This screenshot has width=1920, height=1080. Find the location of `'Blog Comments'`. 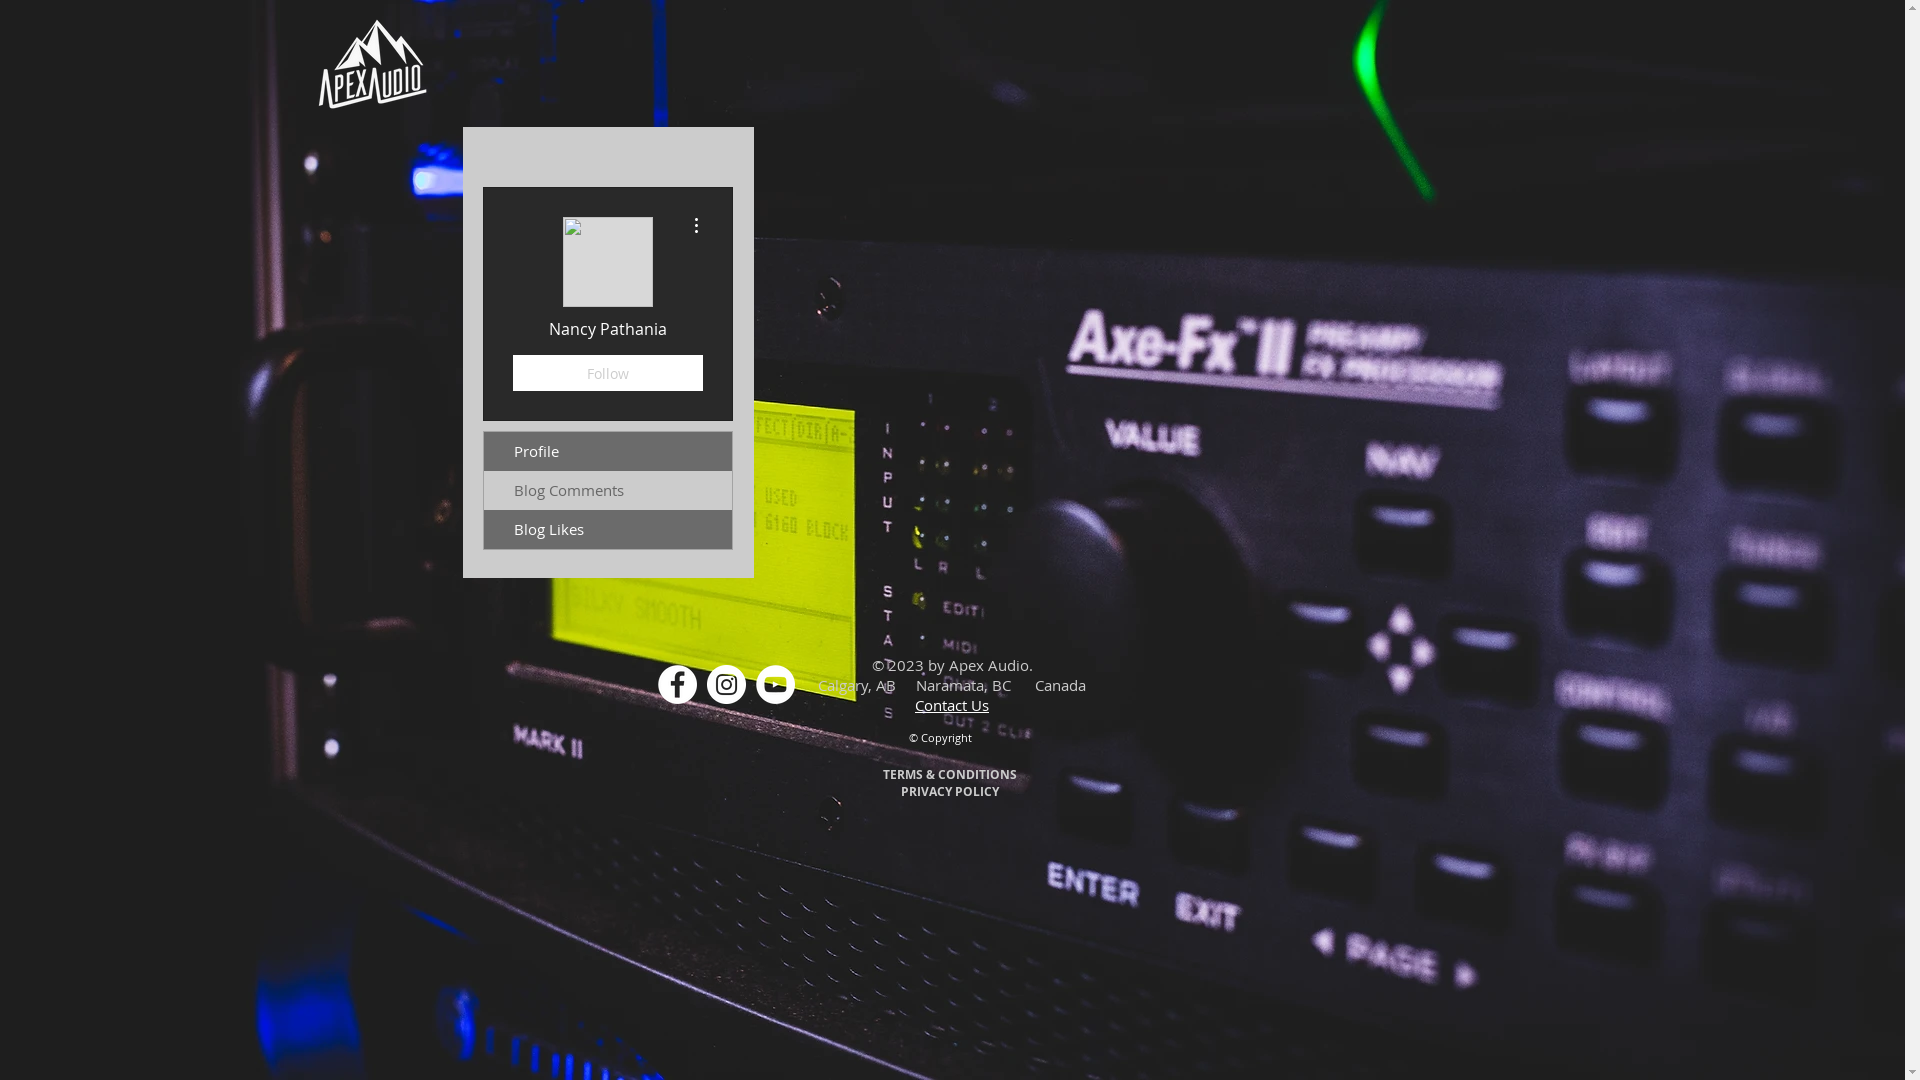

'Blog Comments' is located at coordinates (607, 490).